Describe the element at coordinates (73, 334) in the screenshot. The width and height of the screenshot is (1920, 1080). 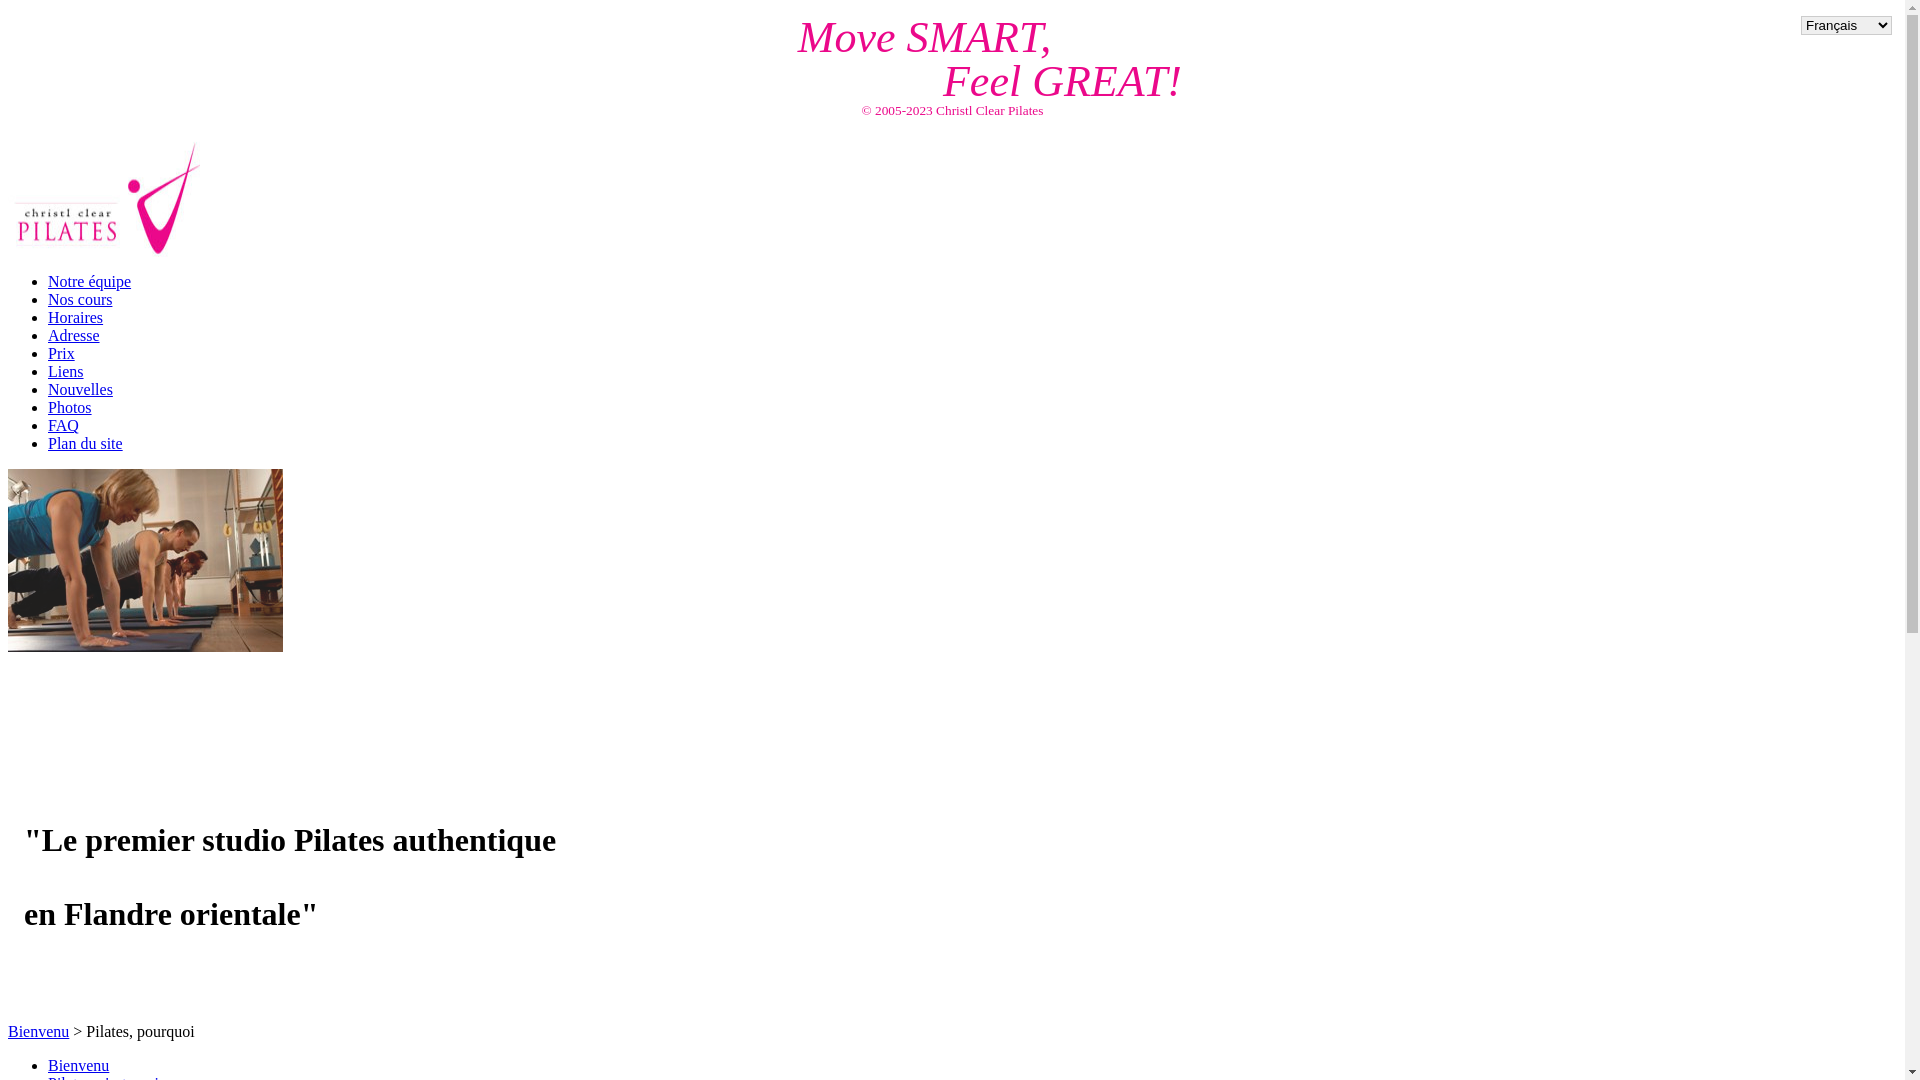
I see `'Adresse'` at that location.